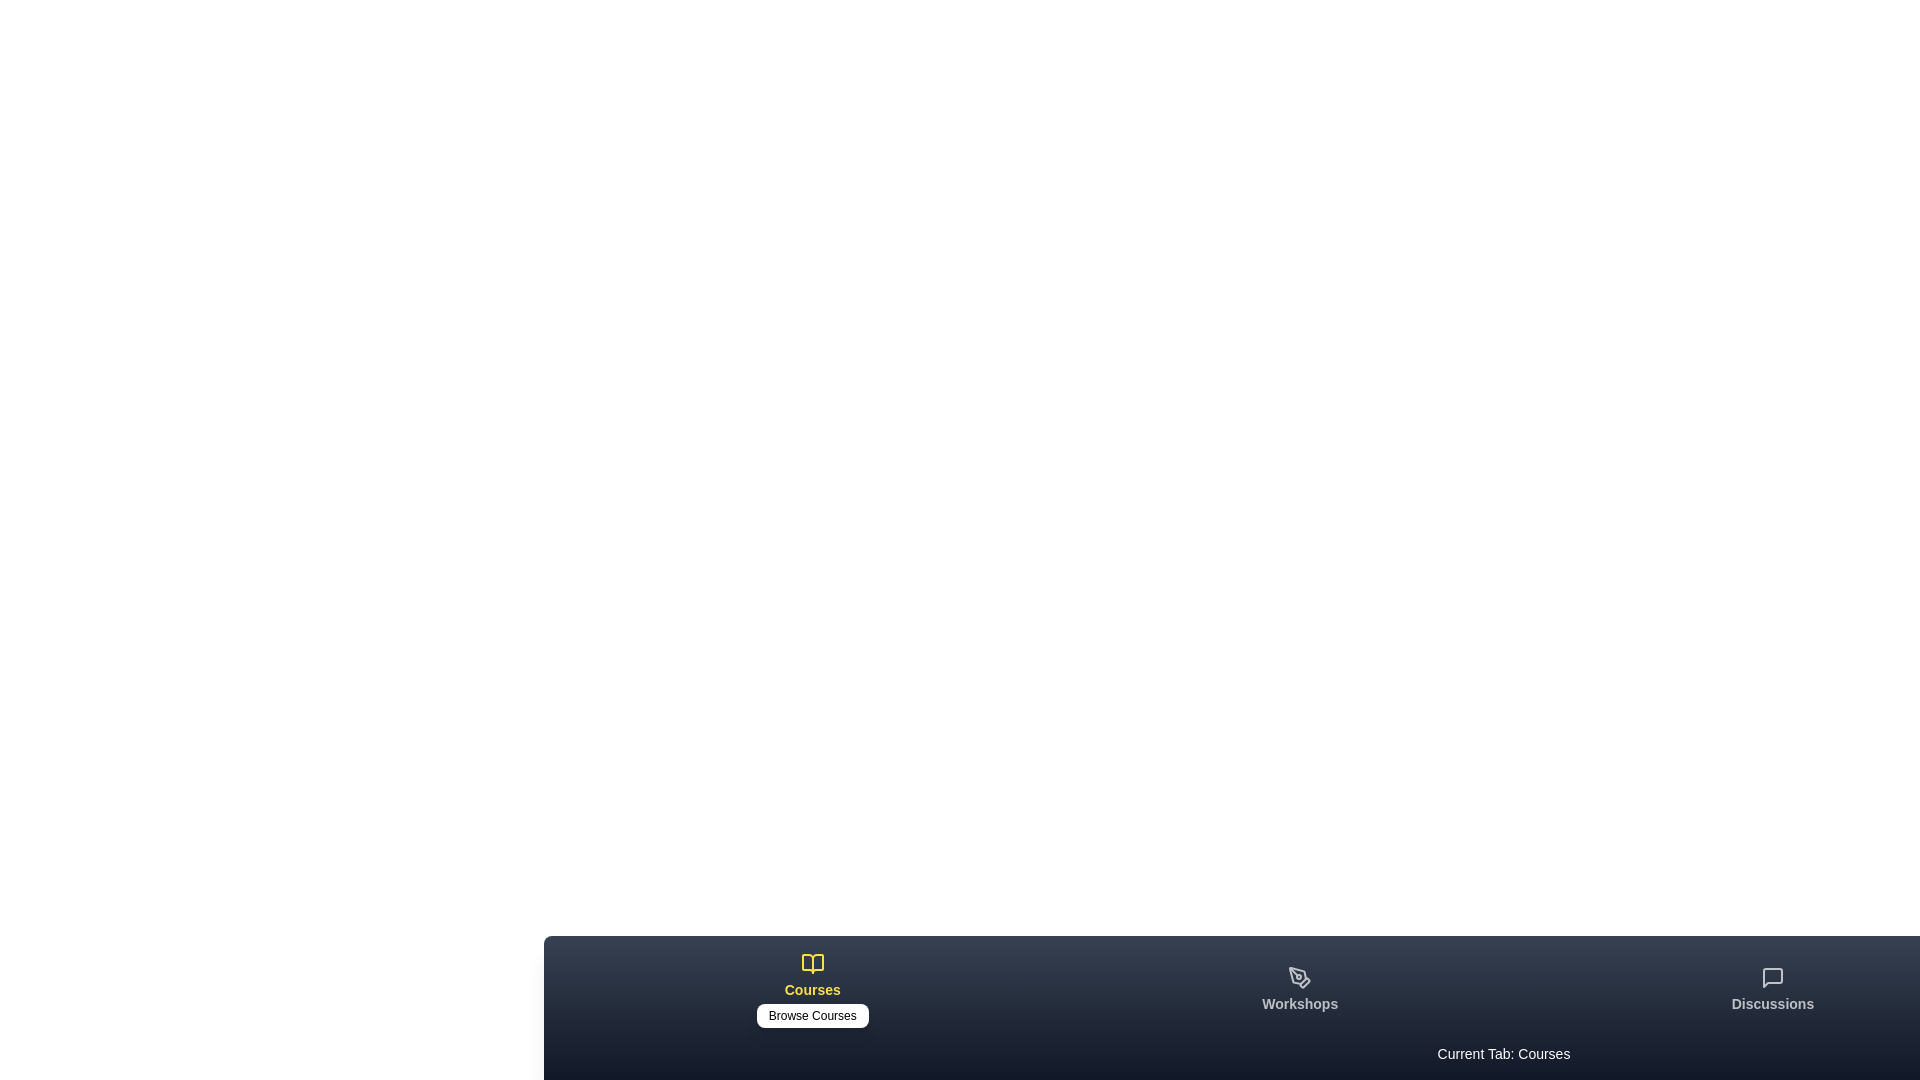 The height and width of the screenshot is (1080, 1920). I want to click on the tab labeled Discussions by clicking on its icon or label, so click(1772, 990).